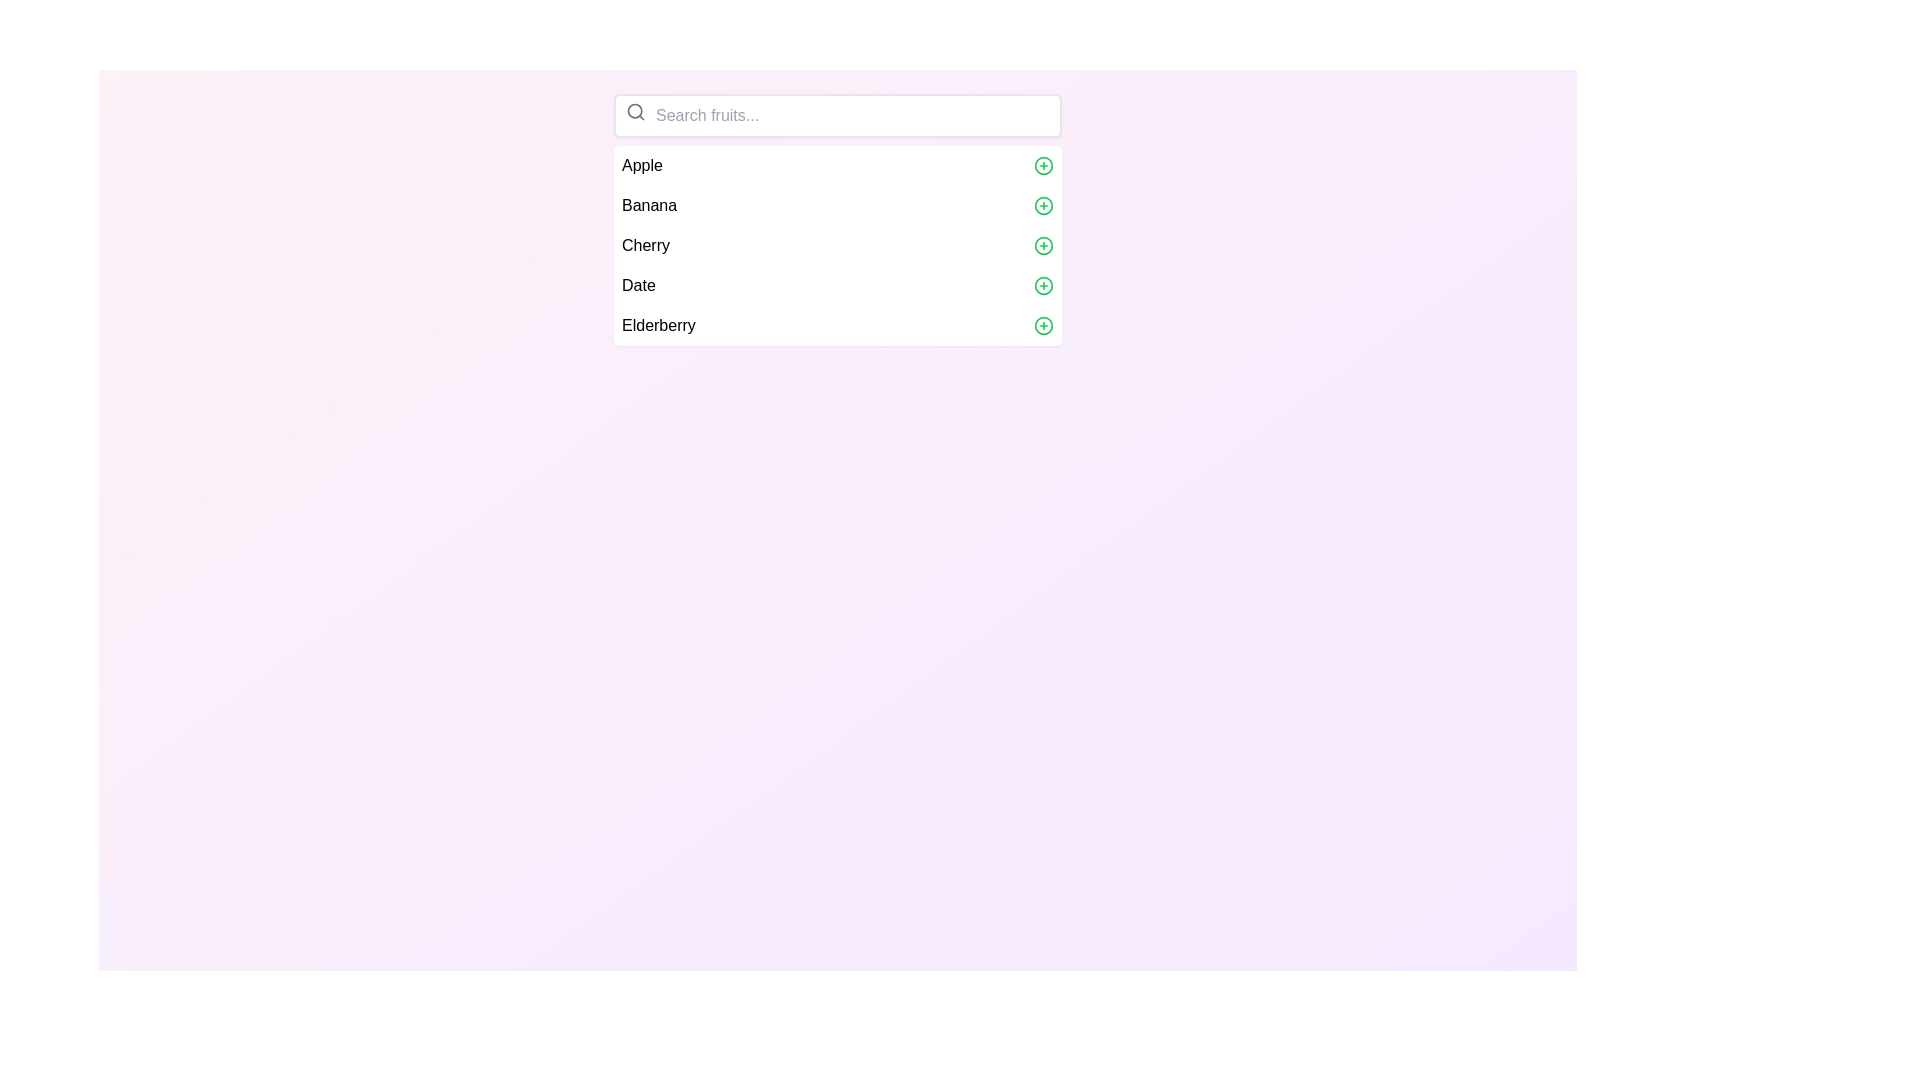 Image resolution: width=1920 pixels, height=1080 pixels. Describe the element at coordinates (1042, 245) in the screenshot. I see `the 'Add' or 'Expand' button located to the right of the text 'Cherry'` at that location.